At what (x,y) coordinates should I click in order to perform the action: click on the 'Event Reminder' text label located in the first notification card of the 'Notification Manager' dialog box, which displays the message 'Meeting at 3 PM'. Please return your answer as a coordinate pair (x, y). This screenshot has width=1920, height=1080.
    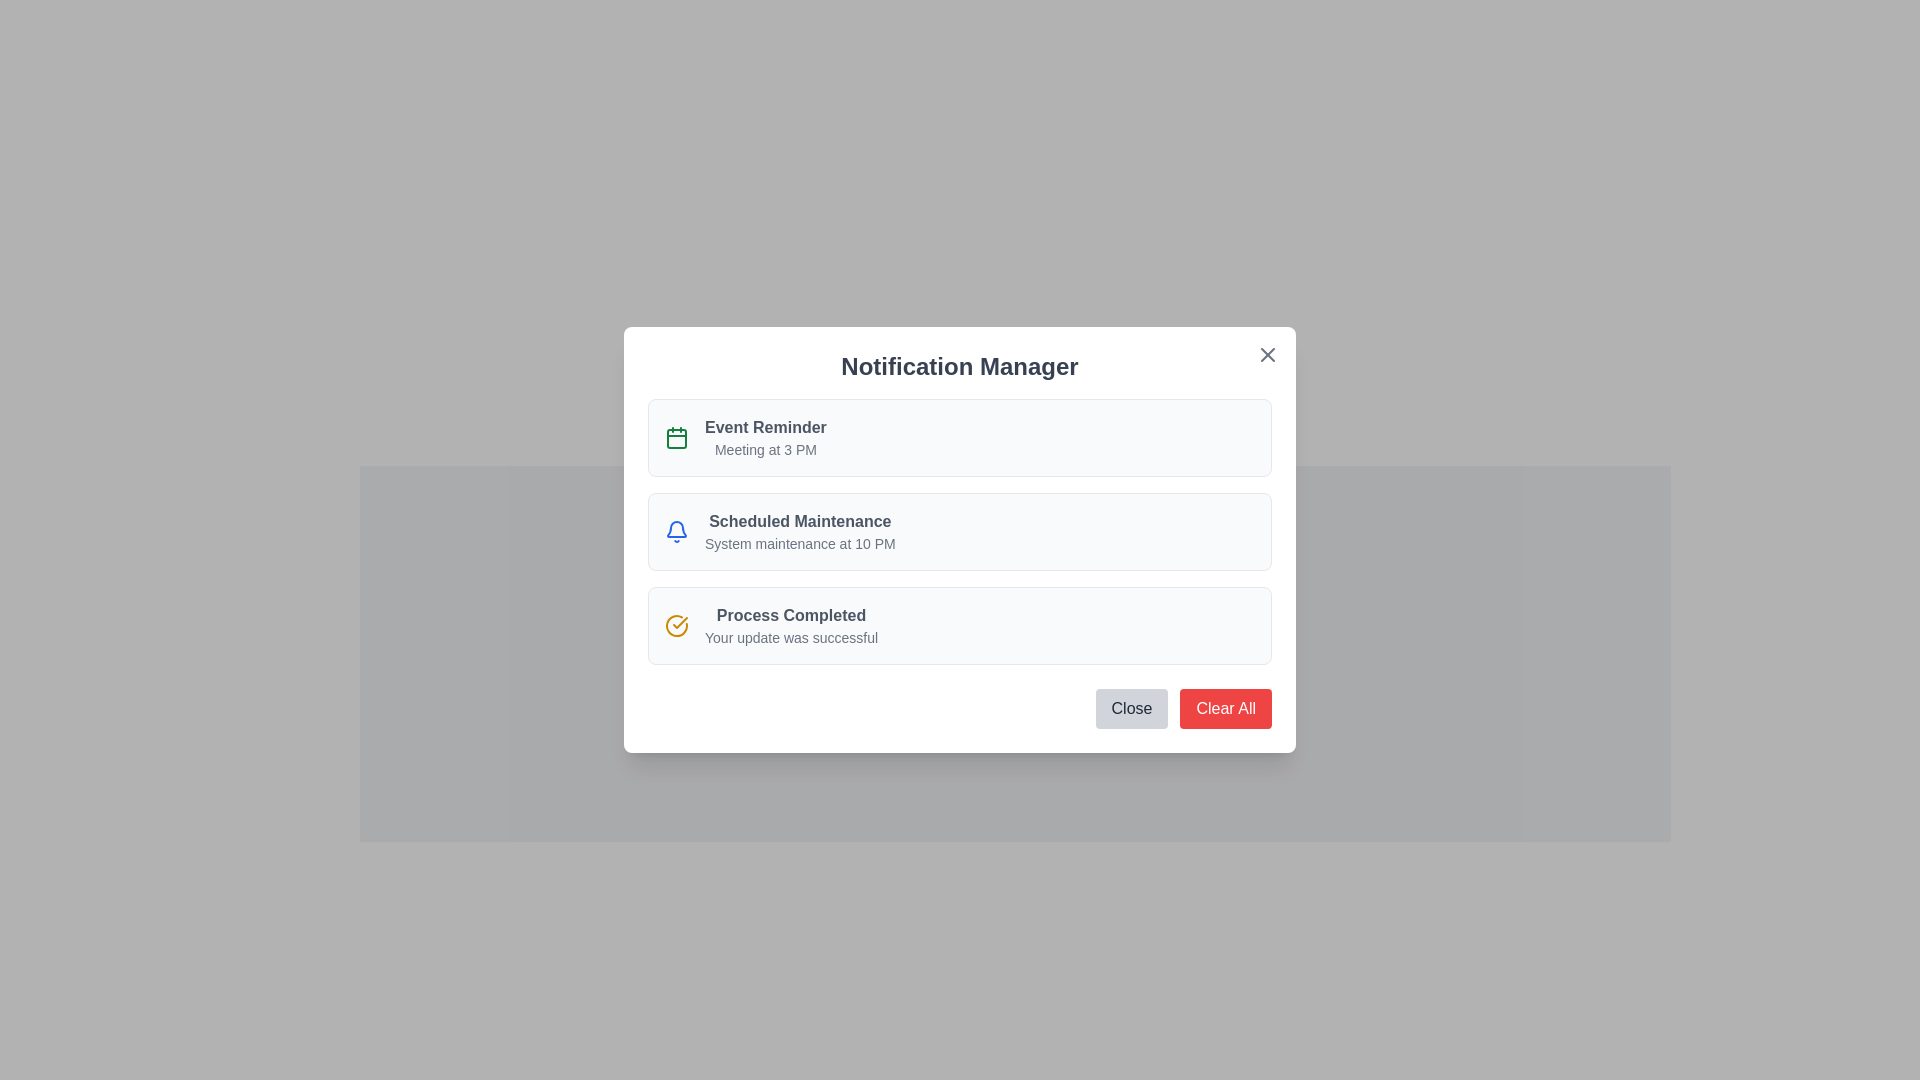
    Looking at the image, I should click on (764, 437).